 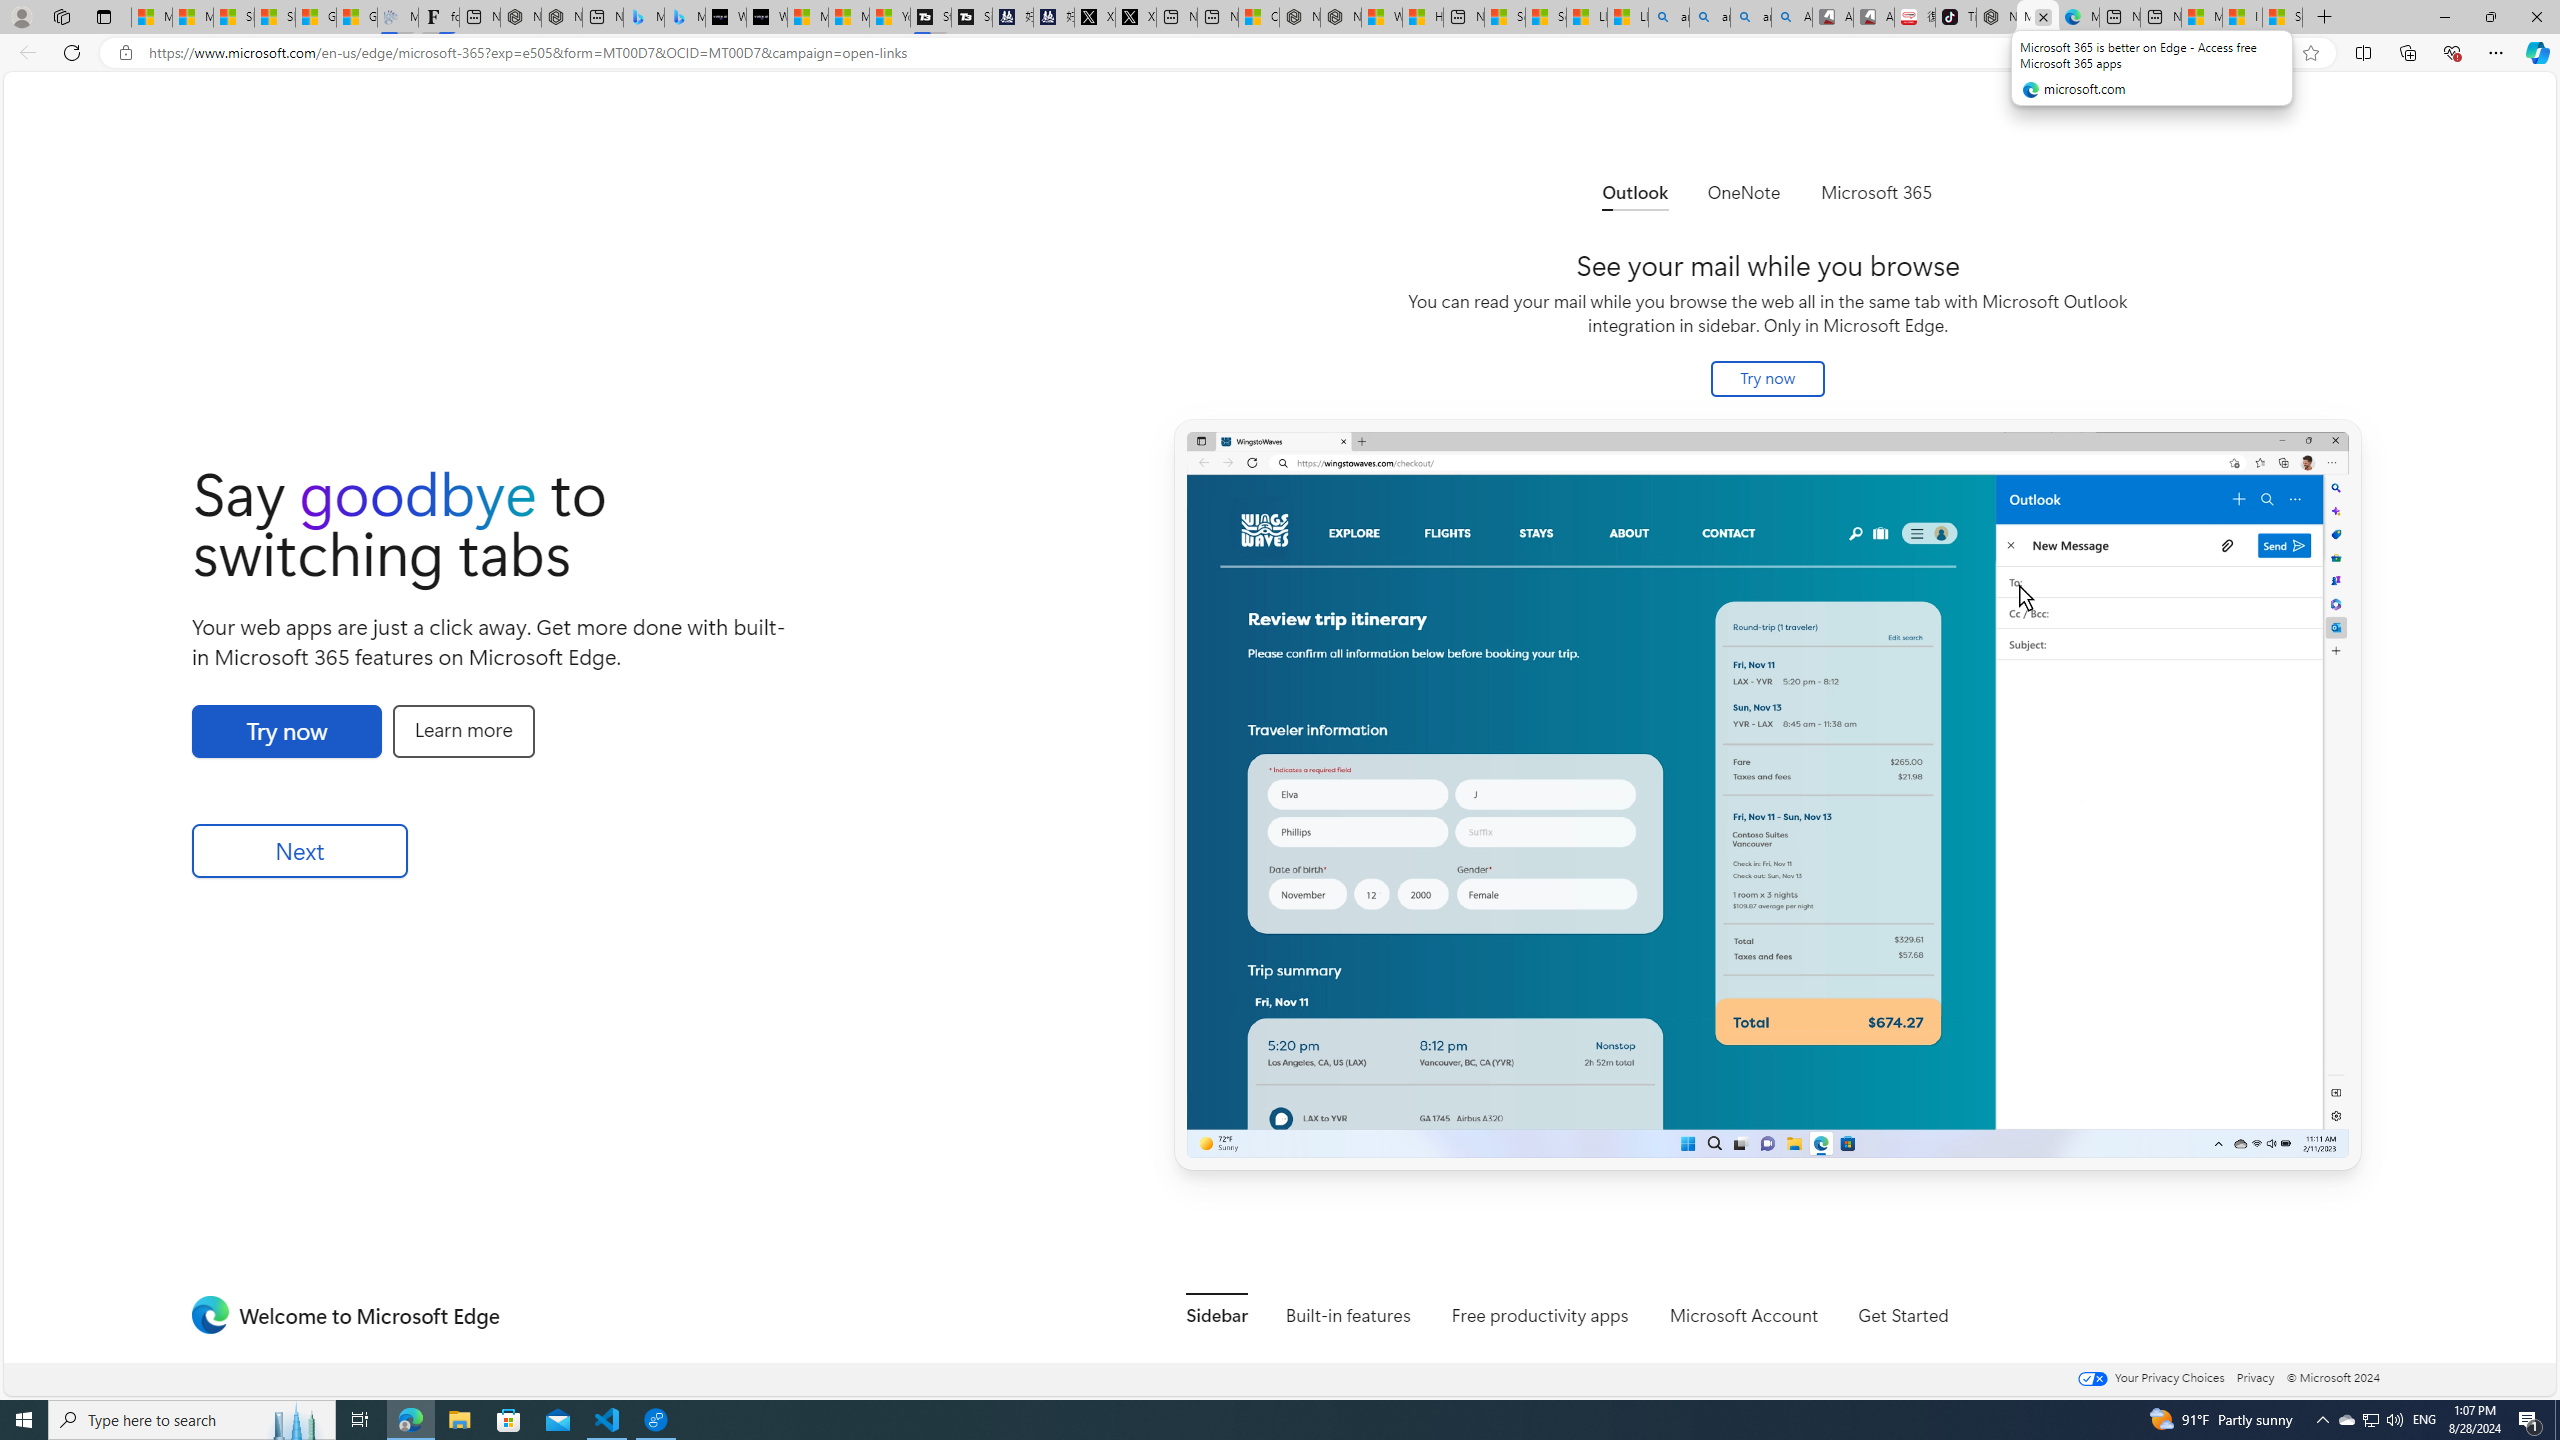 What do you see at coordinates (1422, 16) in the screenshot?
I see `'Huge shark washes ashore at New York City beach | Watch'` at bounding box center [1422, 16].